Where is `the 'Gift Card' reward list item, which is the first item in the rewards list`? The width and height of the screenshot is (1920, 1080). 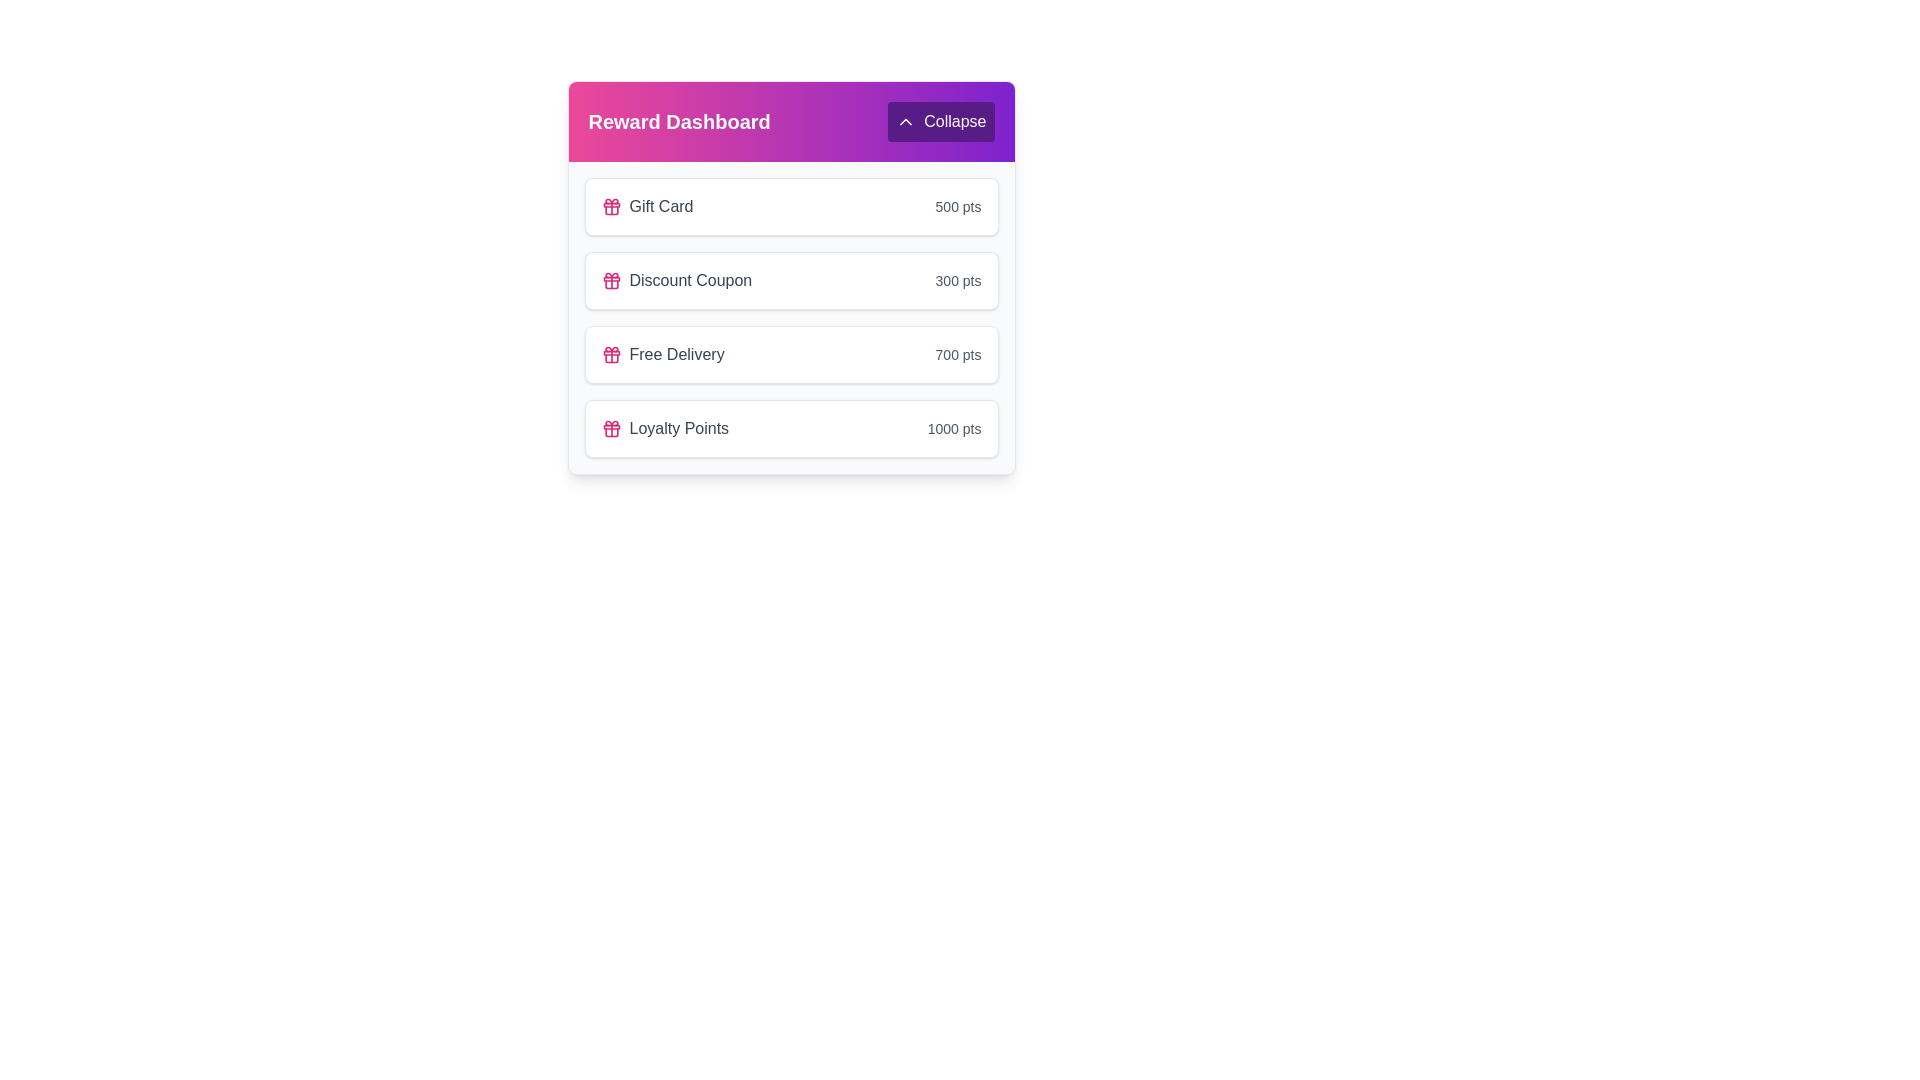
the 'Gift Card' reward list item, which is the first item in the rewards list is located at coordinates (790, 207).